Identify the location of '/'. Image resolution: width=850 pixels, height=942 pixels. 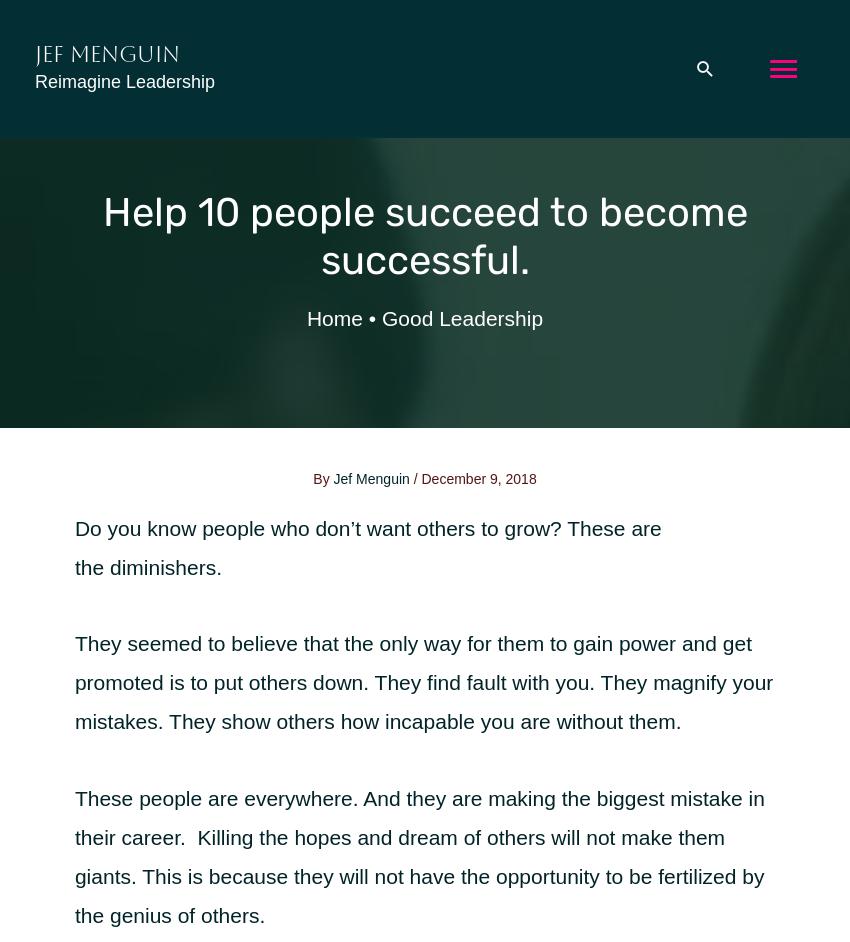
(417, 479).